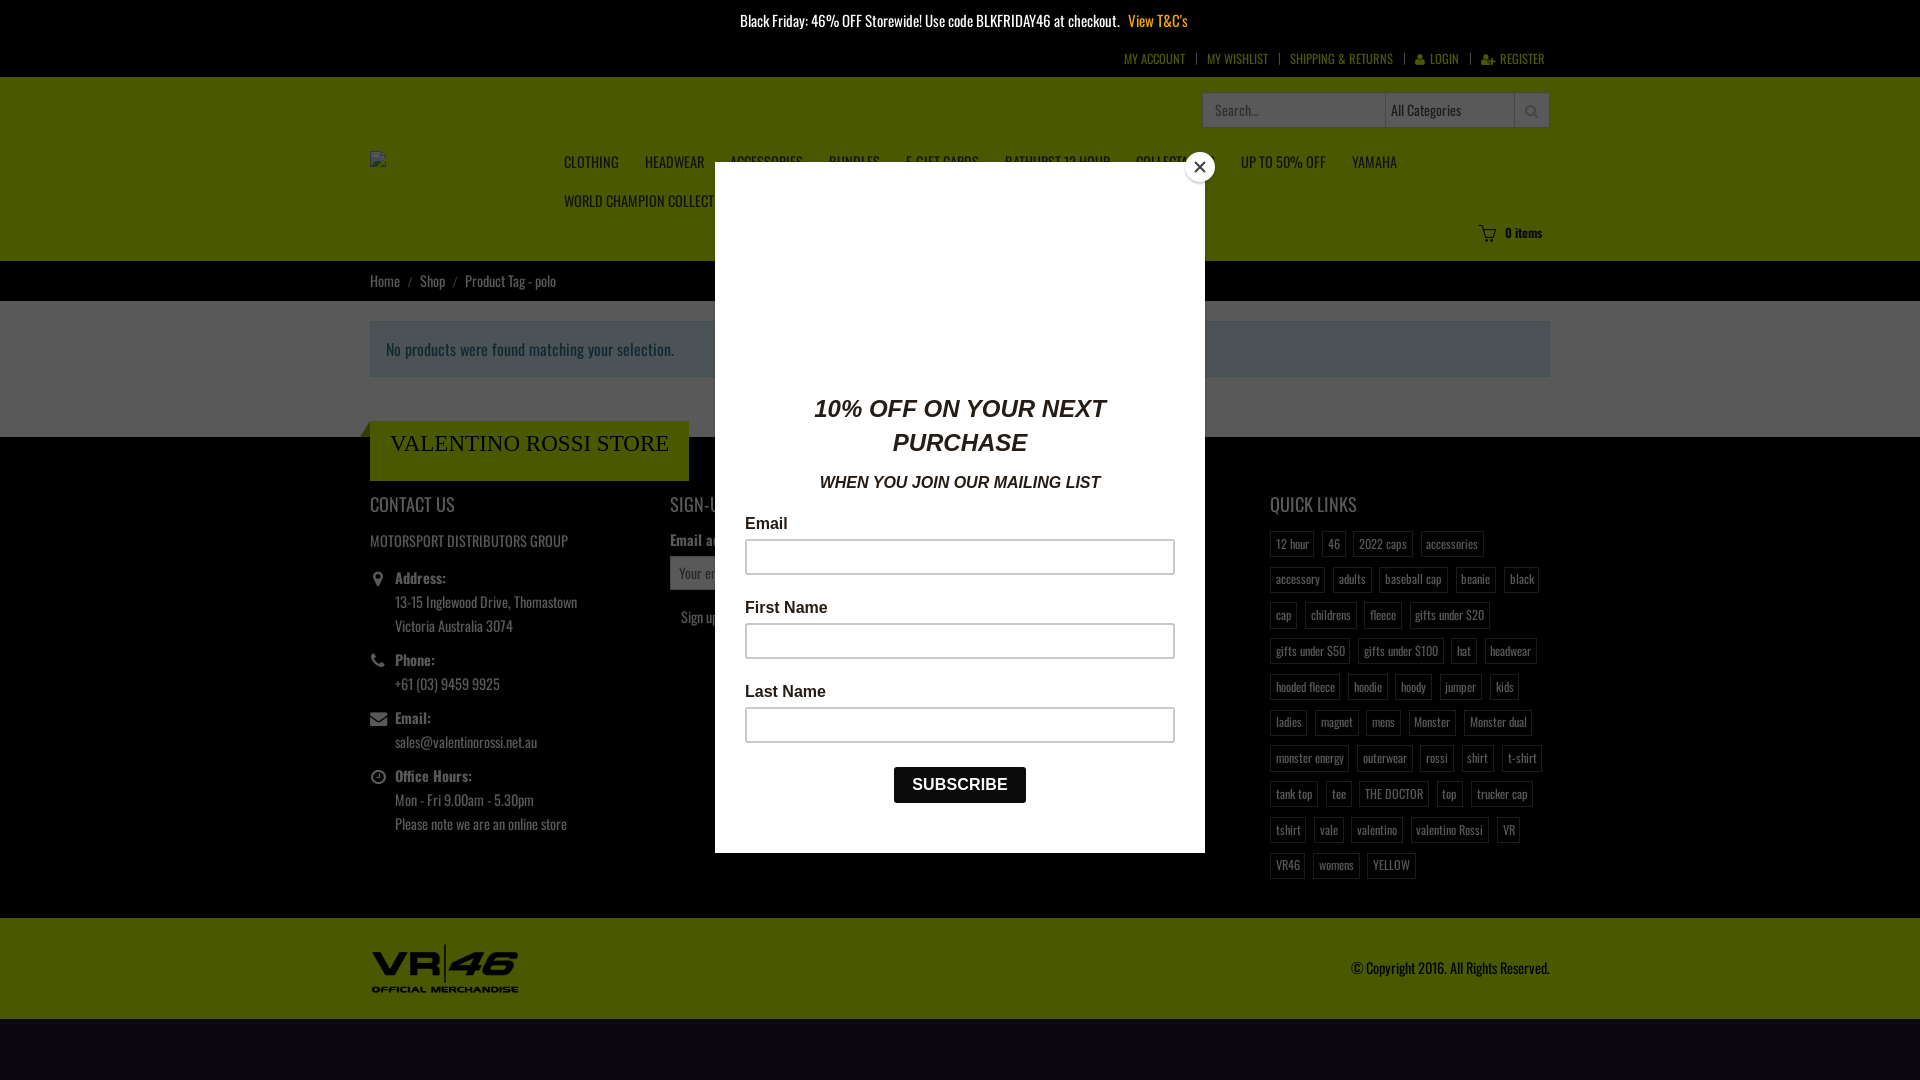 The image size is (1920, 1080). What do you see at coordinates (1297, 579) in the screenshot?
I see `'accessory'` at bounding box center [1297, 579].